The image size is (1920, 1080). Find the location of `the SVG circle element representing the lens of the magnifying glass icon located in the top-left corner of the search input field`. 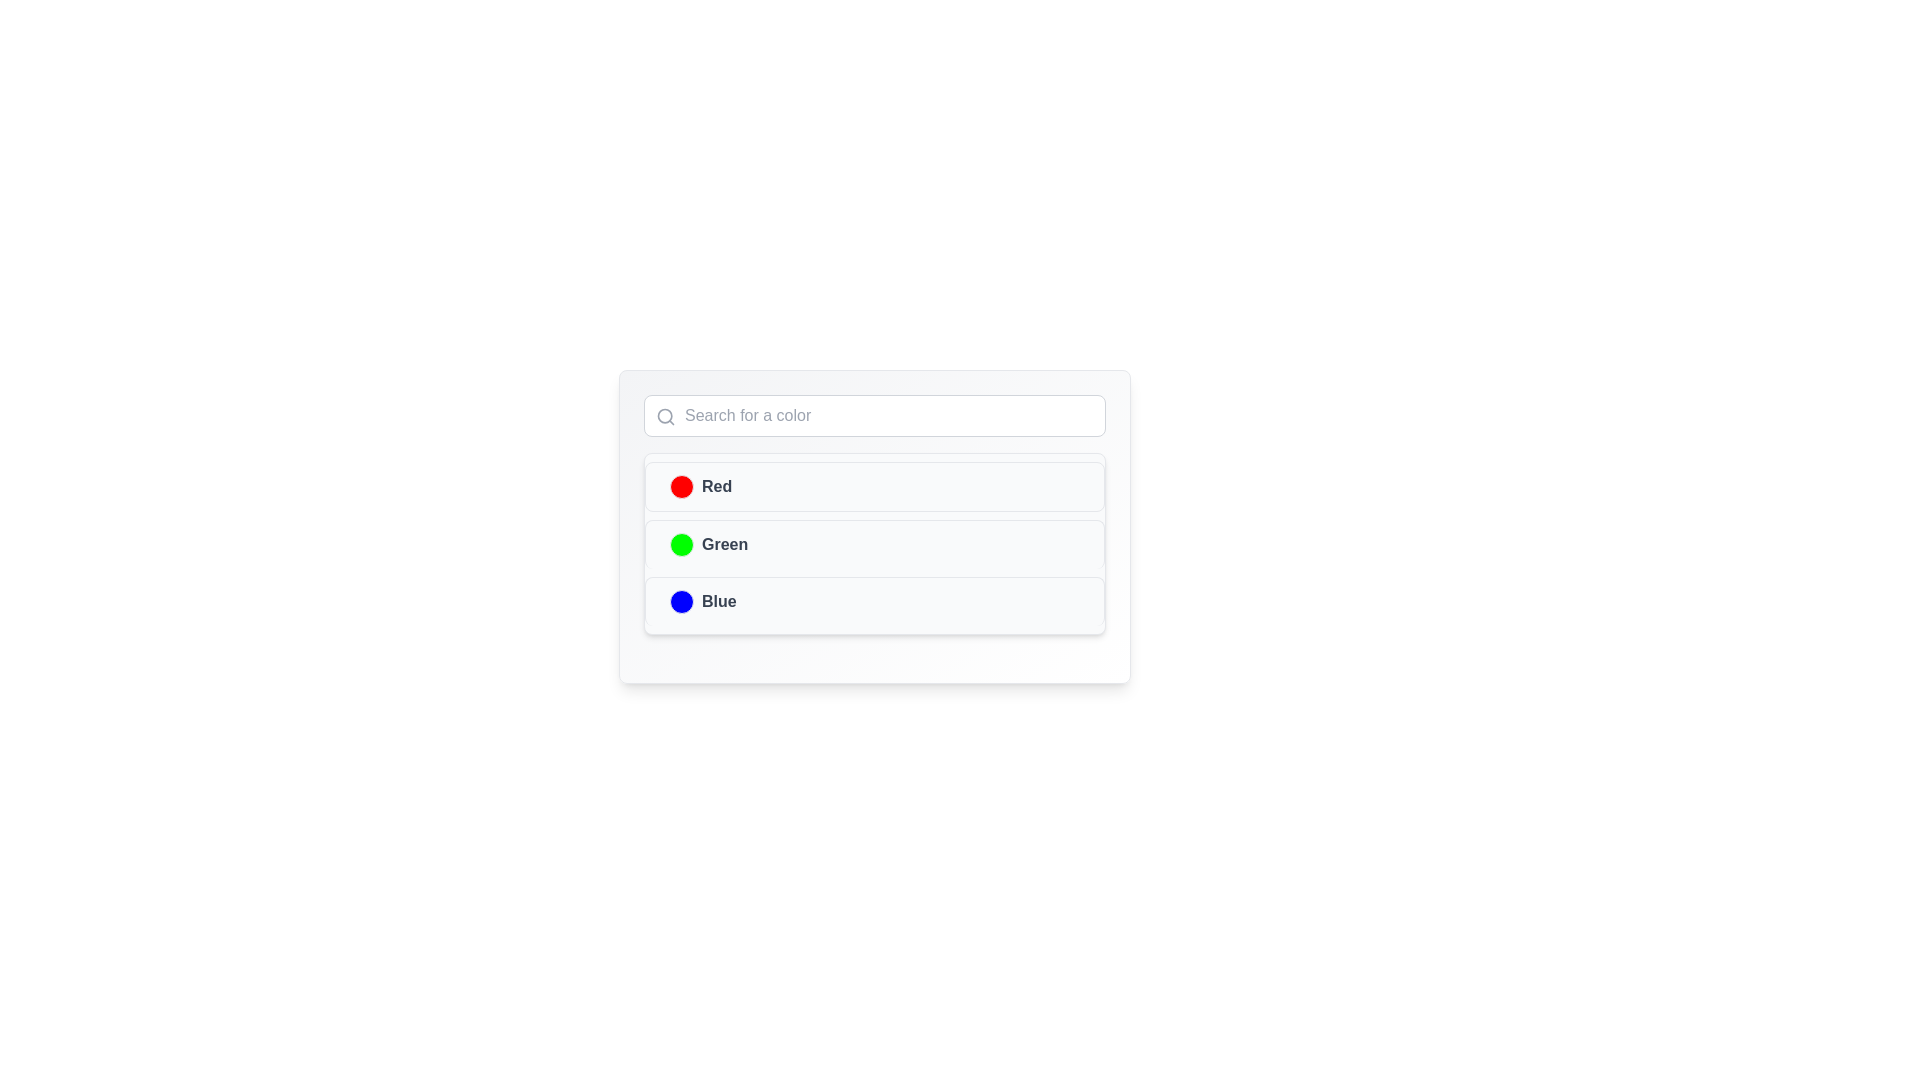

the SVG circle element representing the lens of the magnifying glass icon located in the top-left corner of the search input field is located at coordinates (665, 415).